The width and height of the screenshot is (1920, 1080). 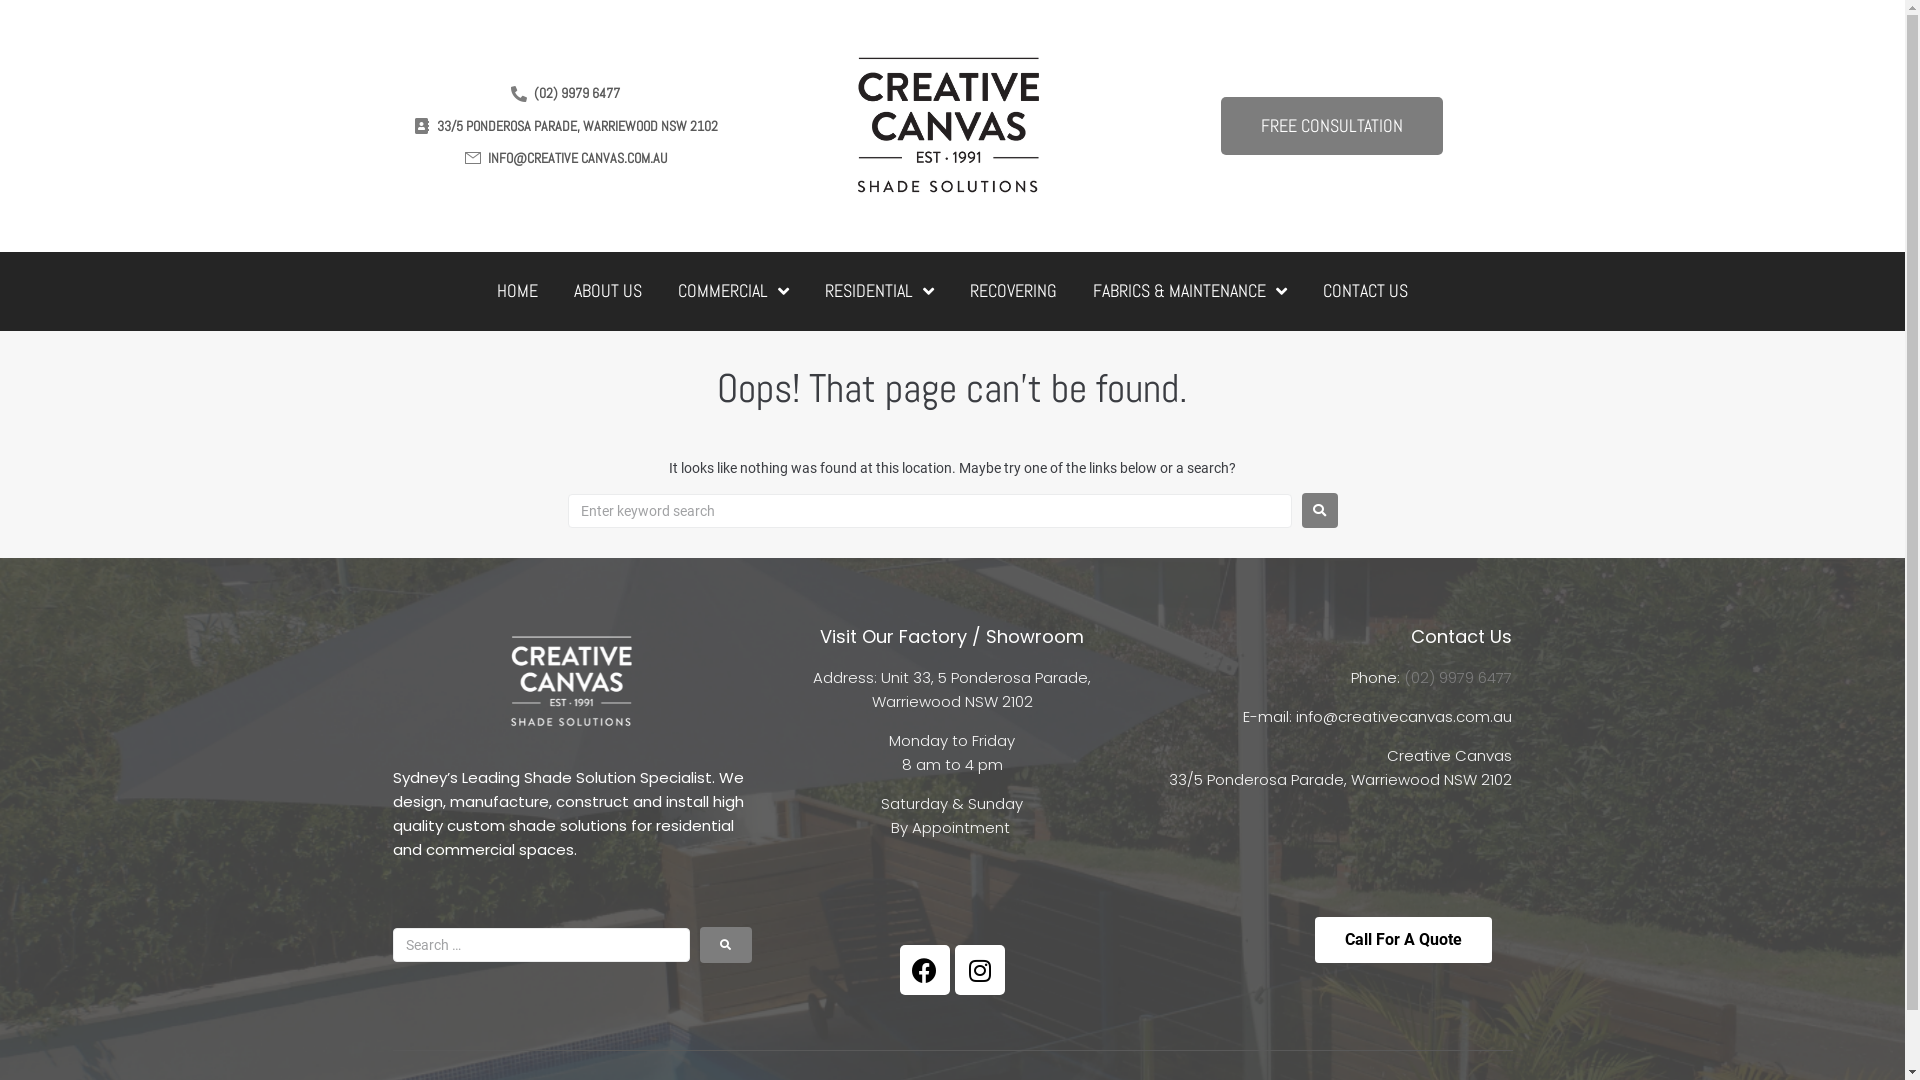 I want to click on 'RESIDENTIAL', so click(x=879, y=291).